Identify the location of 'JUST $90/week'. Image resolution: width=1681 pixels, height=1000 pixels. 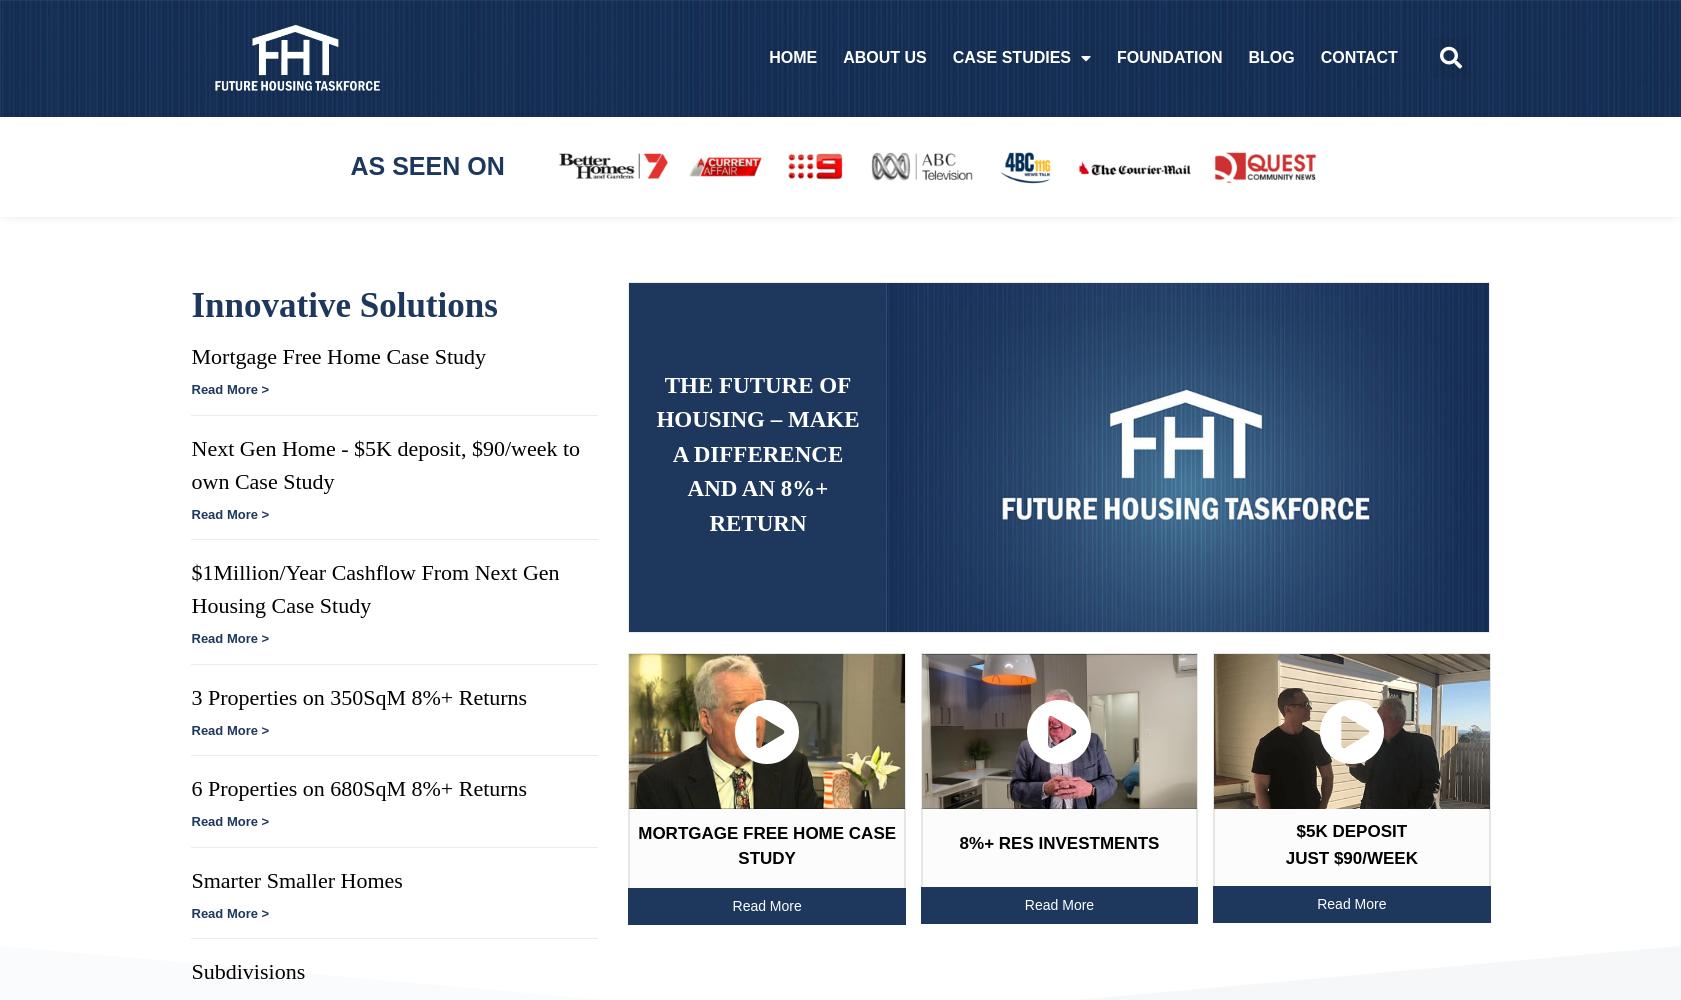
(1351, 857).